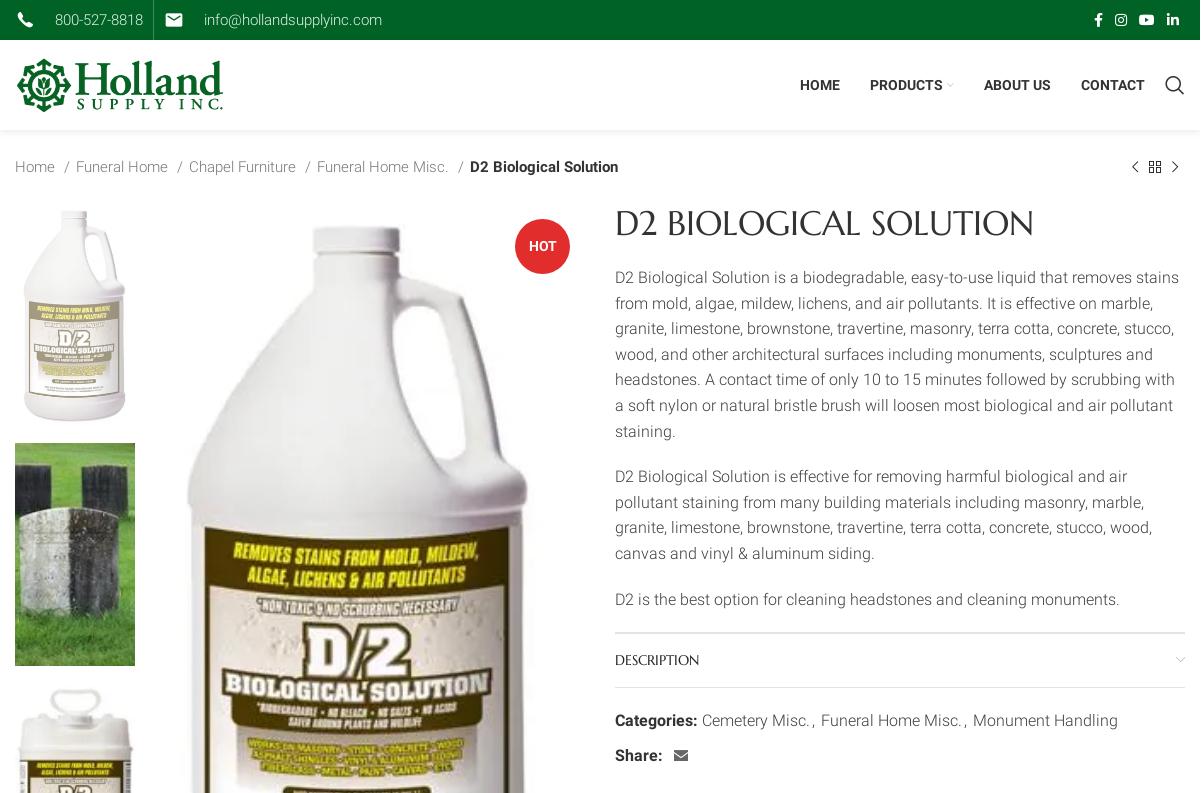 Image resolution: width=1202 pixels, height=793 pixels. Describe the element at coordinates (905, 83) in the screenshot. I see `'Products'` at that location.